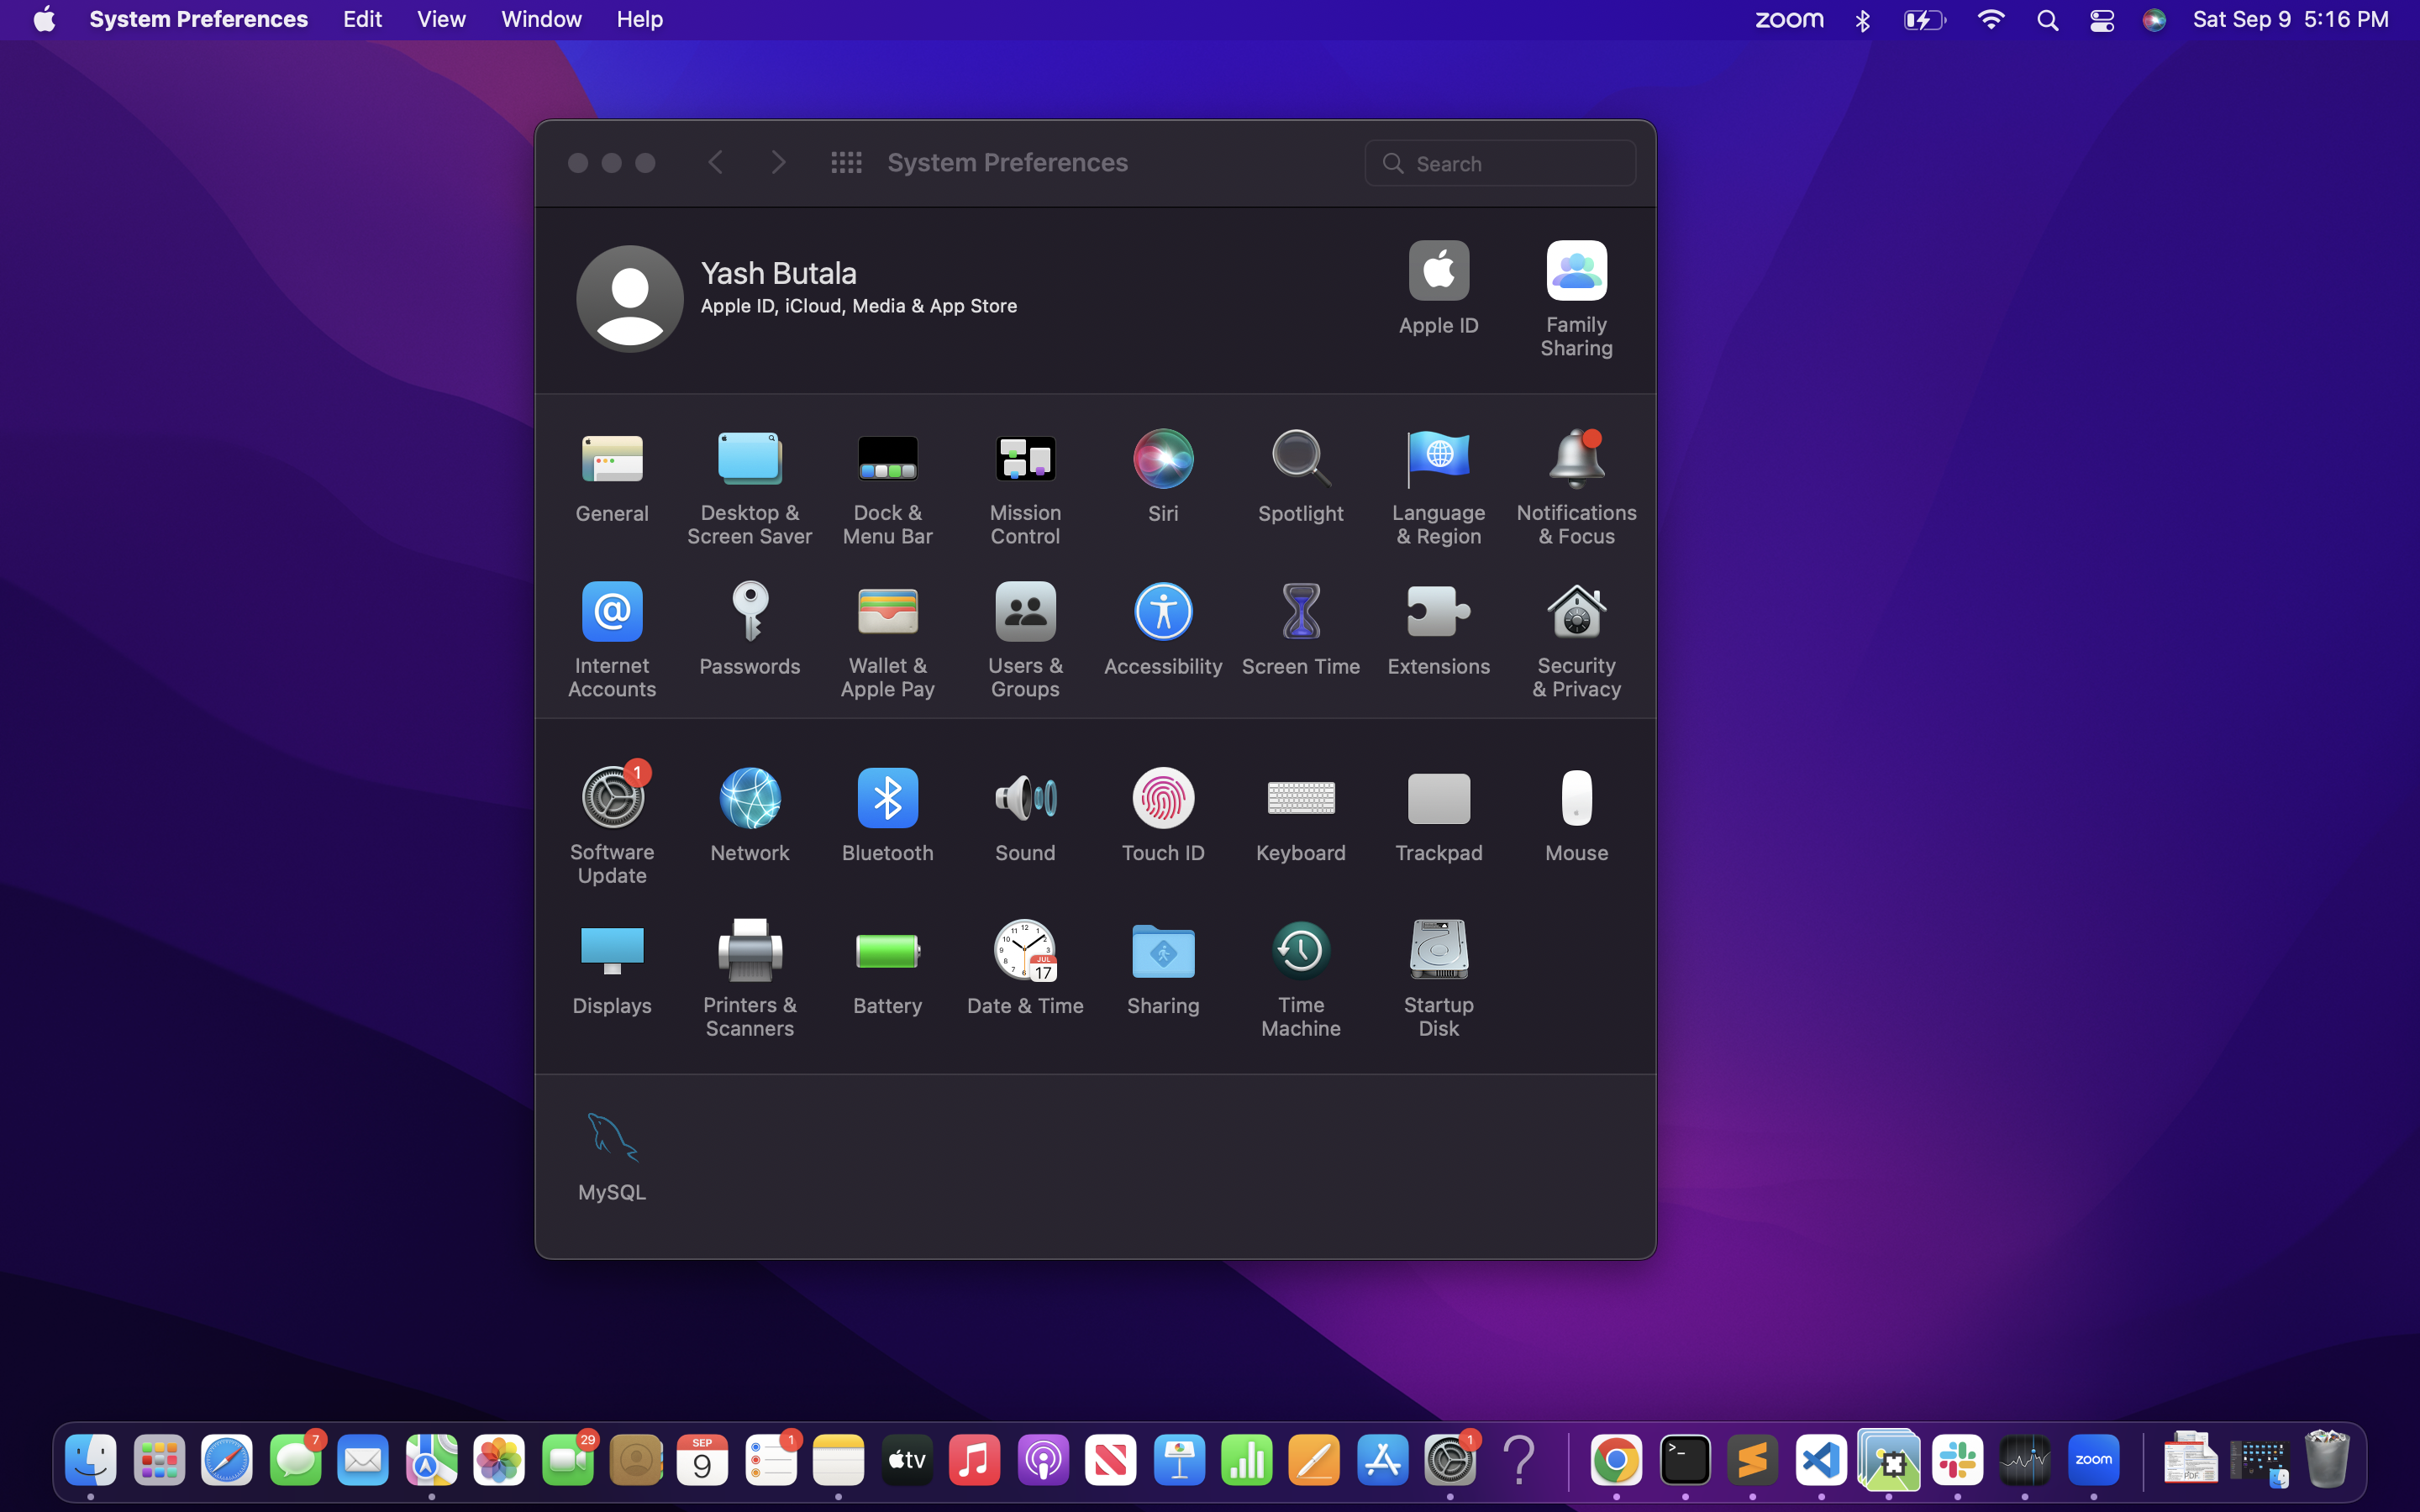  What do you see at coordinates (778, 162) in the screenshot?
I see `the new page of system preferences` at bounding box center [778, 162].